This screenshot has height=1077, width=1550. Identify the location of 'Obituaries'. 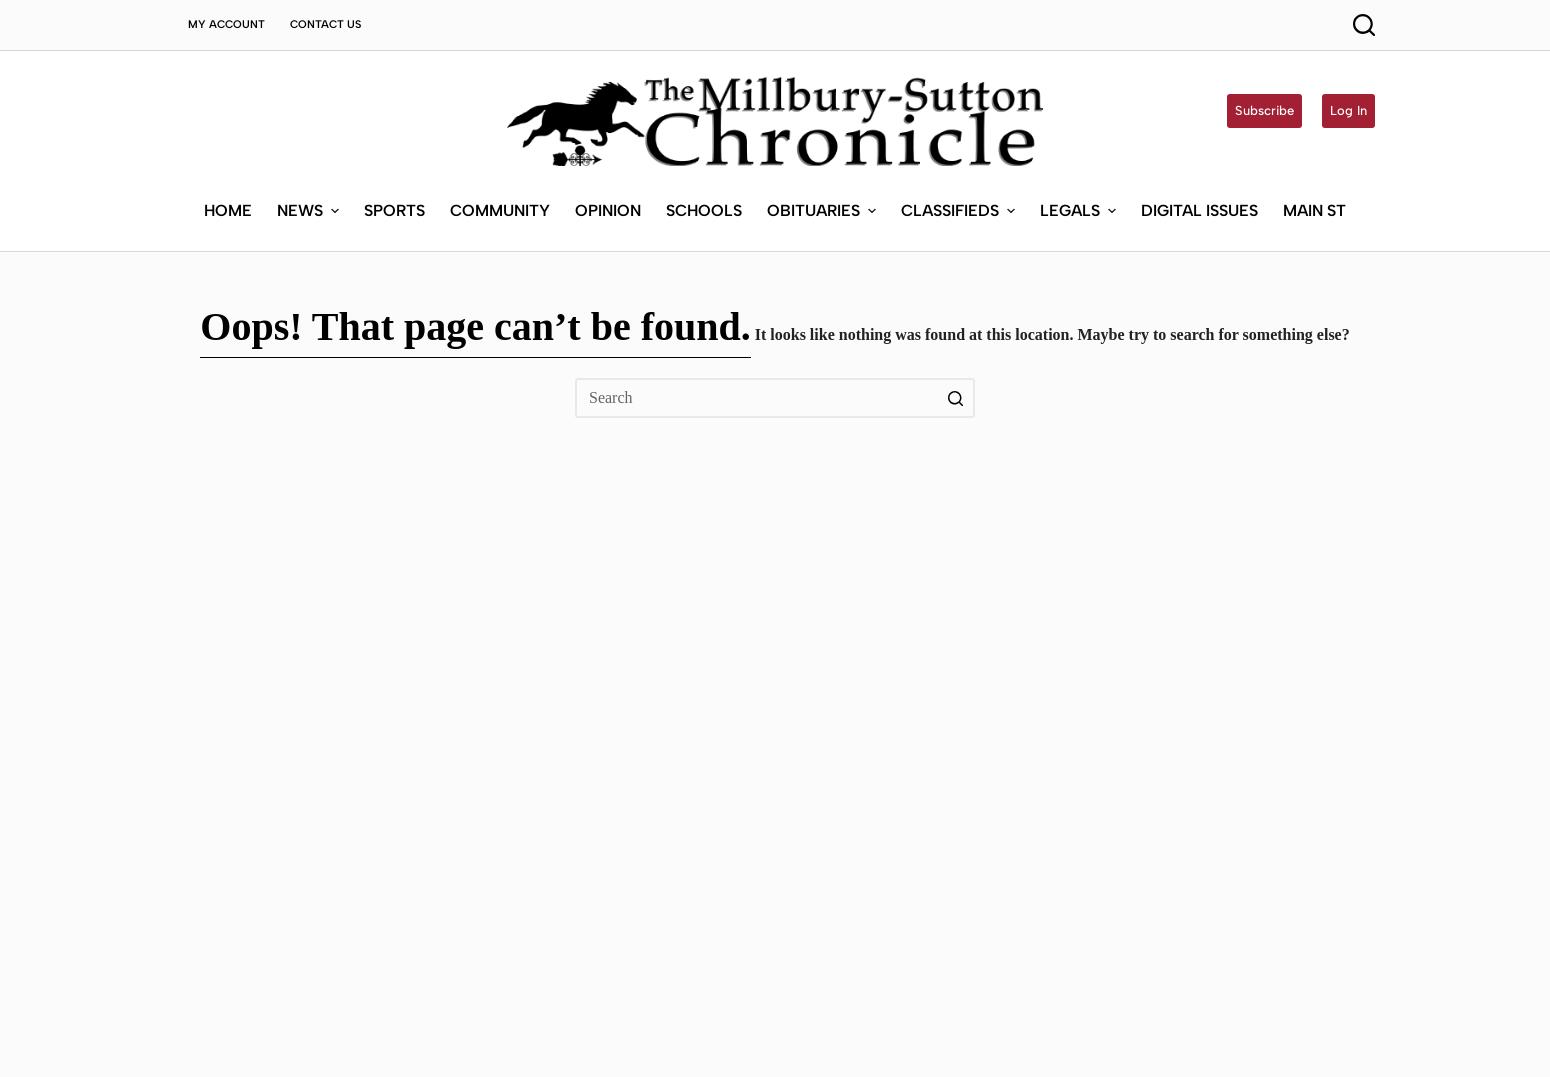
(811, 63).